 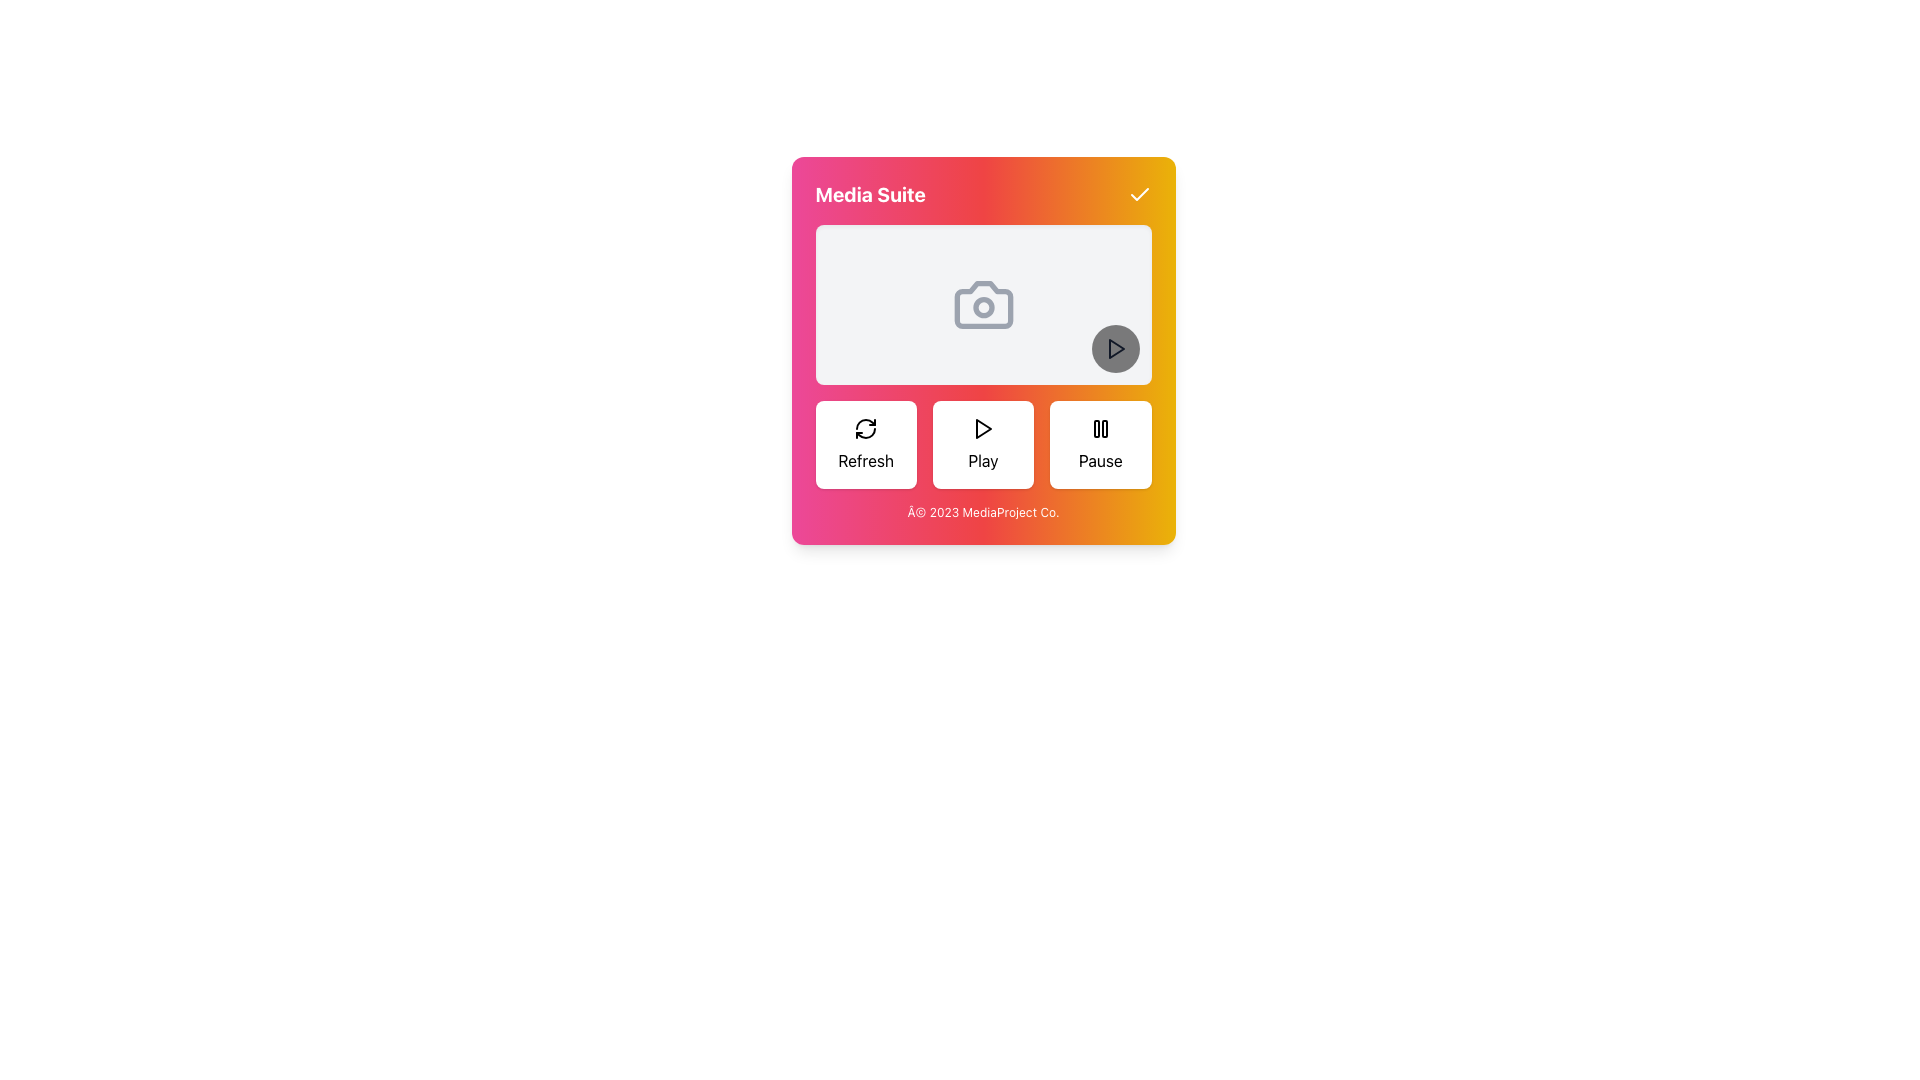 I want to click on the triangular play button icon, which is hollow and set against a gray circular background, located at the top-right corner of the main content box above the labeled buttons, so click(x=1115, y=347).